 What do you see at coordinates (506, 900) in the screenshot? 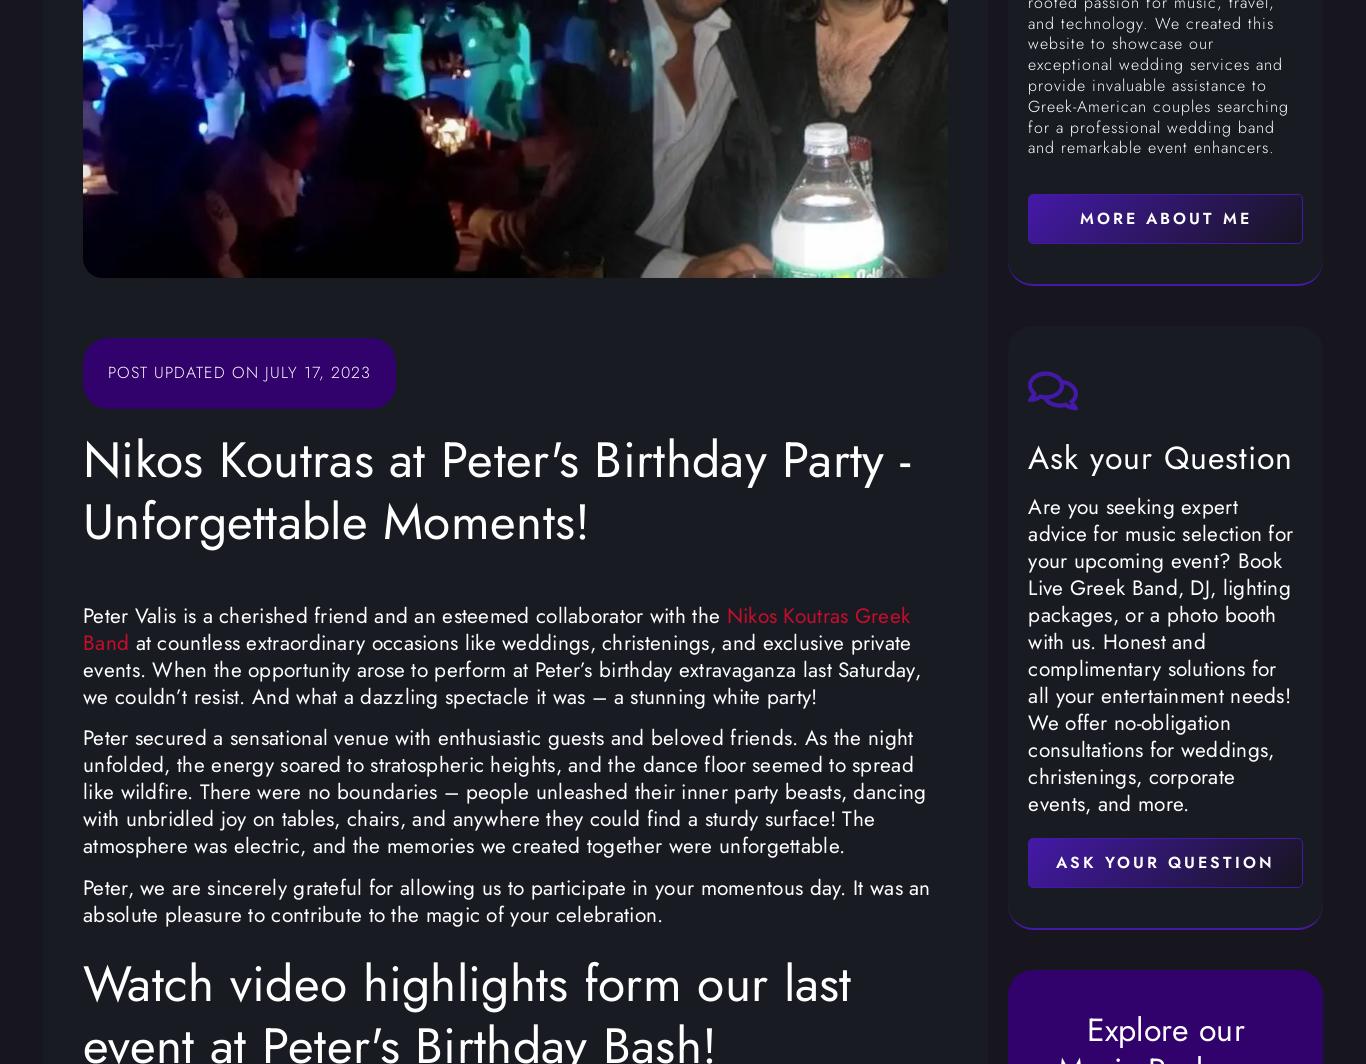
I see `'Peter, we are sincerely grateful for allowing us to participate in your momentous day. It was an absolute pleasure to contribute to the magic of your celebration.'` at bounding box center [506, 900].